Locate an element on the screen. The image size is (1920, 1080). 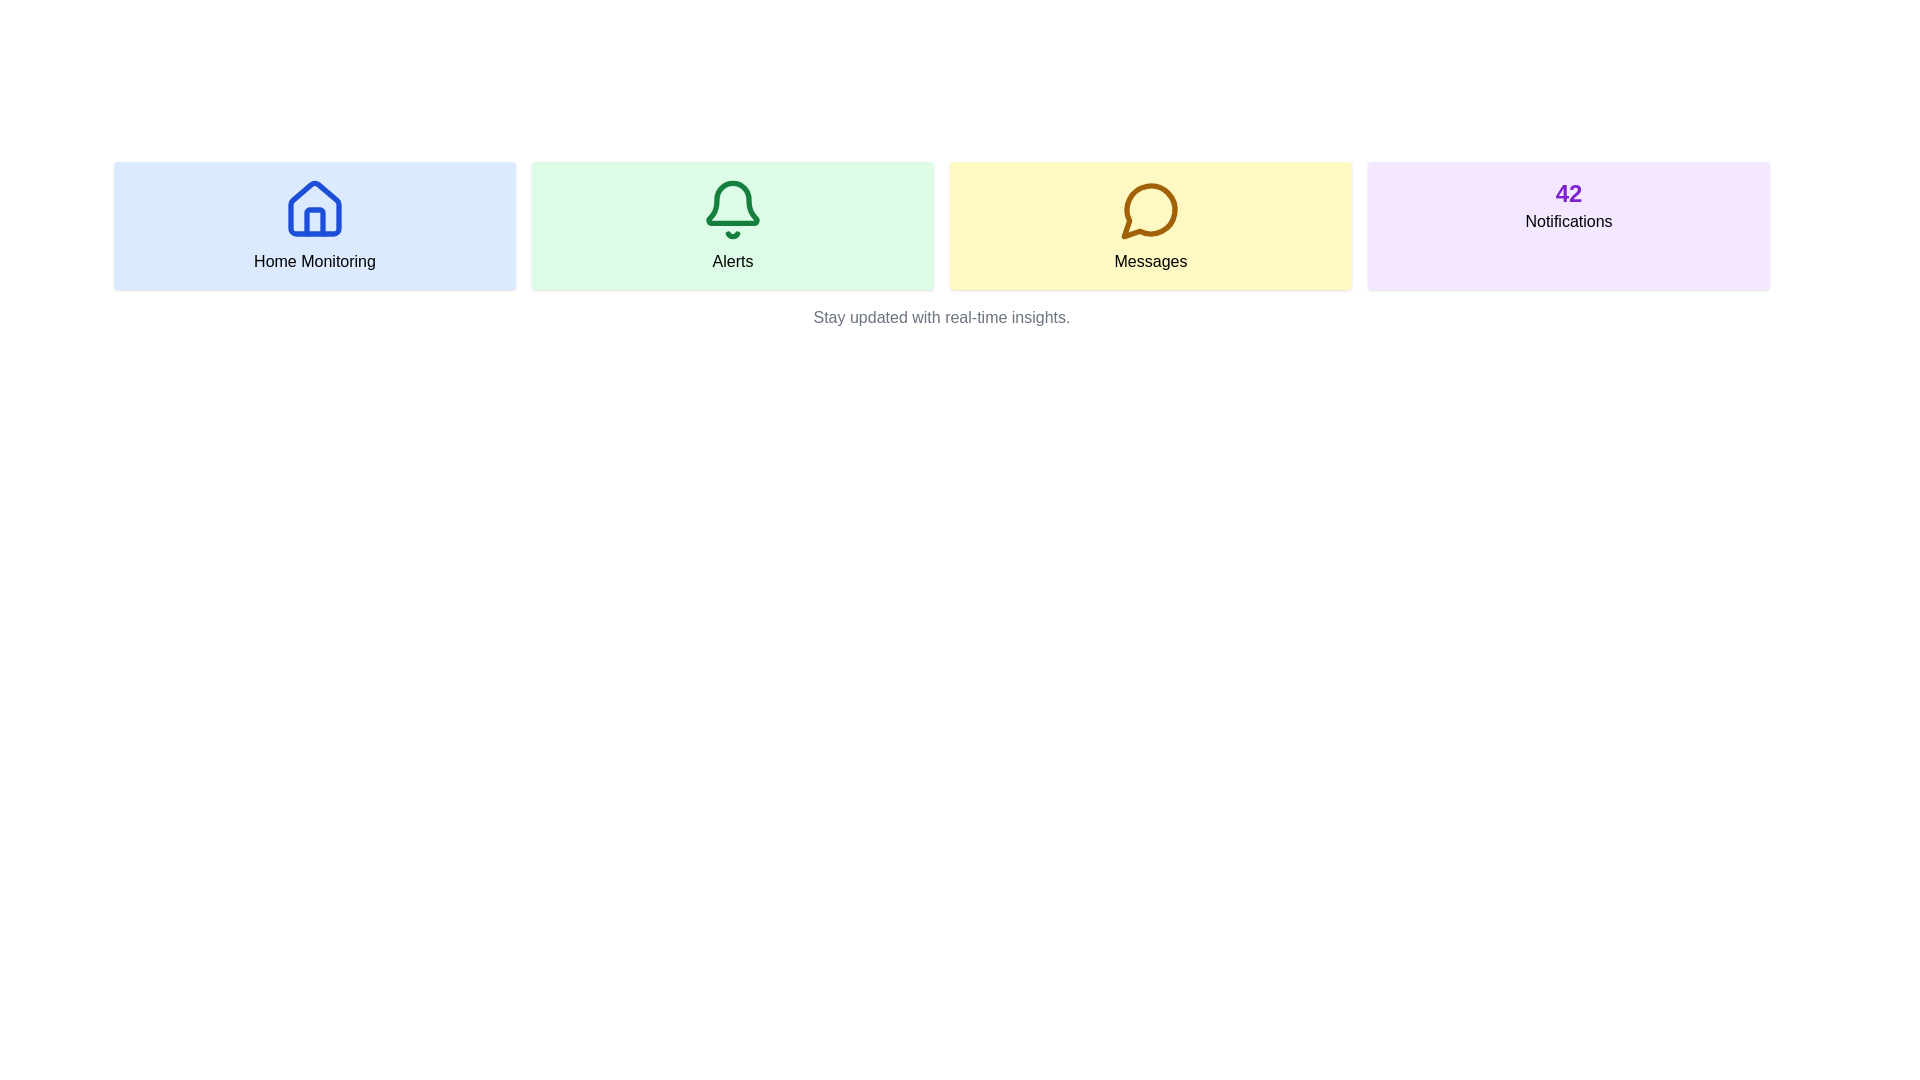
the 'Alerts' text label is located at coordinates (732, 261).